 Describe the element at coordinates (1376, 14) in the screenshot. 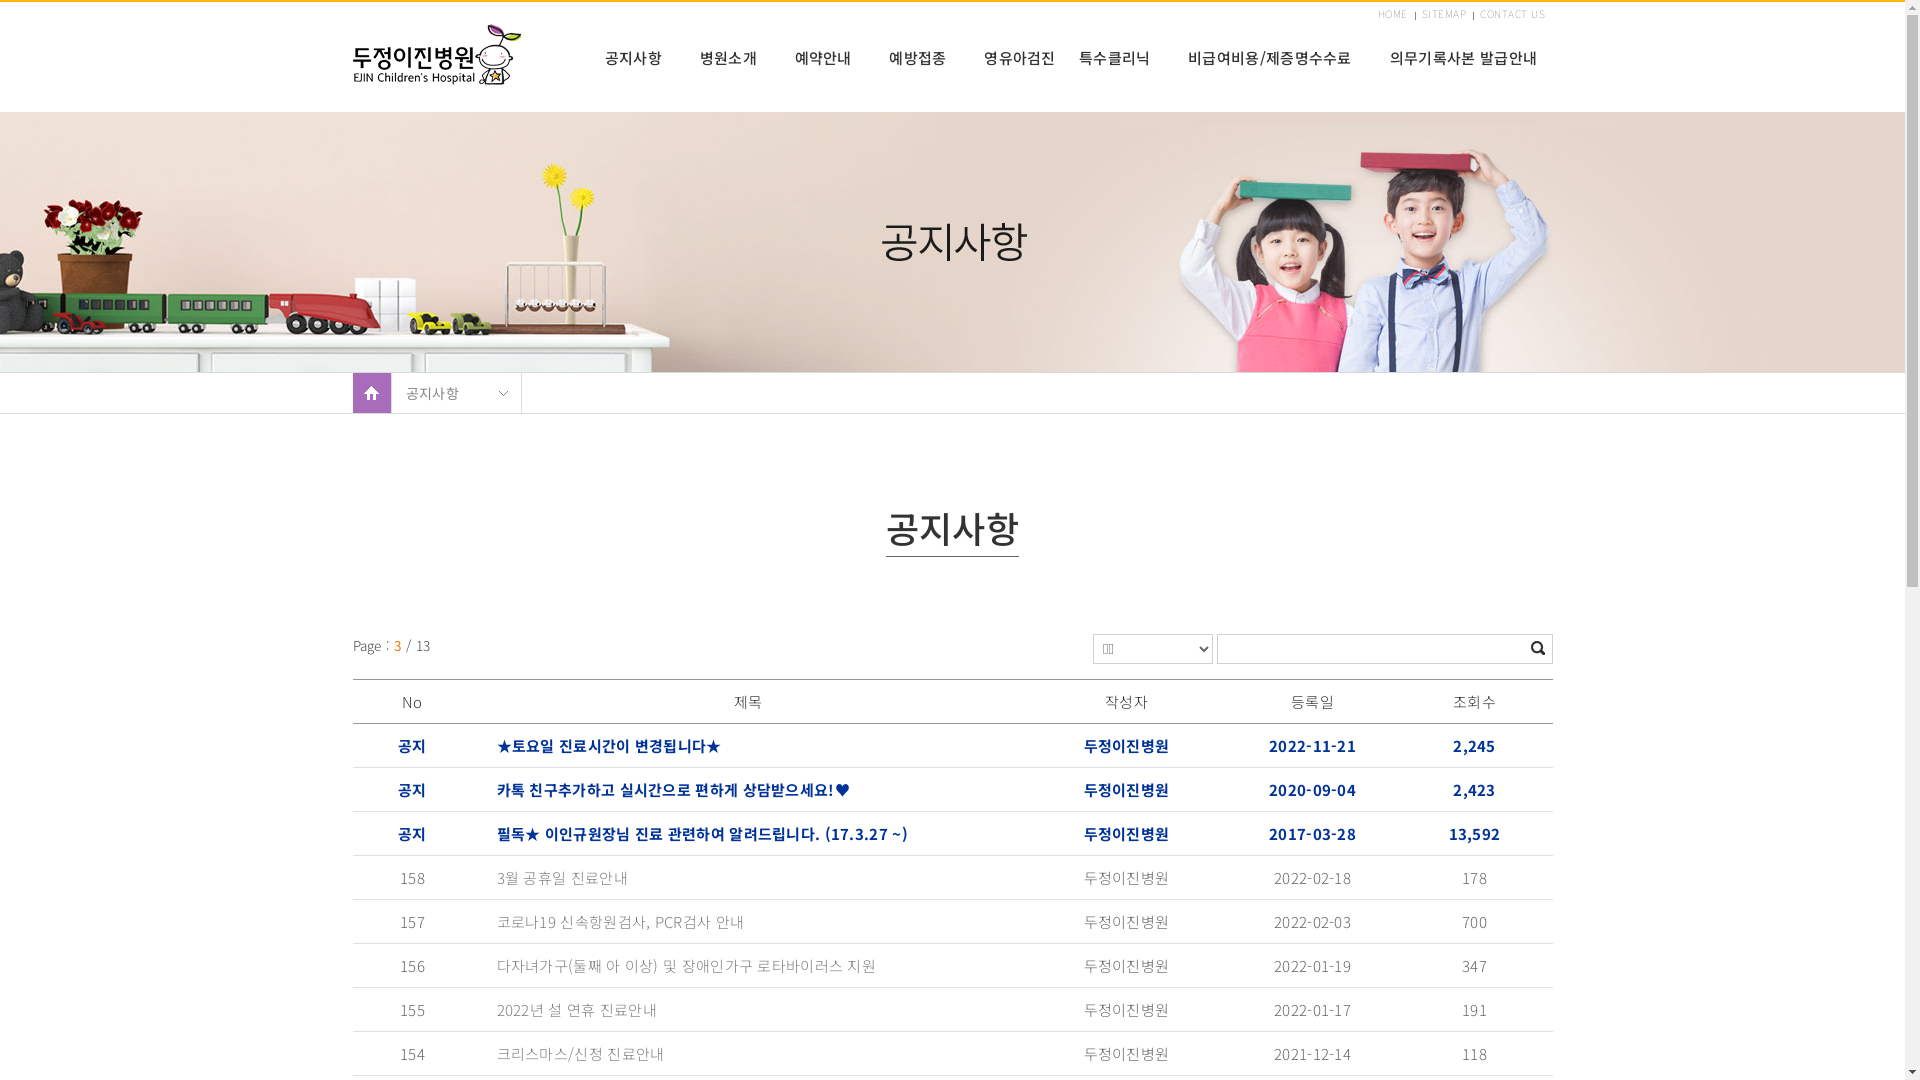

I see `'HOME'` at that location.